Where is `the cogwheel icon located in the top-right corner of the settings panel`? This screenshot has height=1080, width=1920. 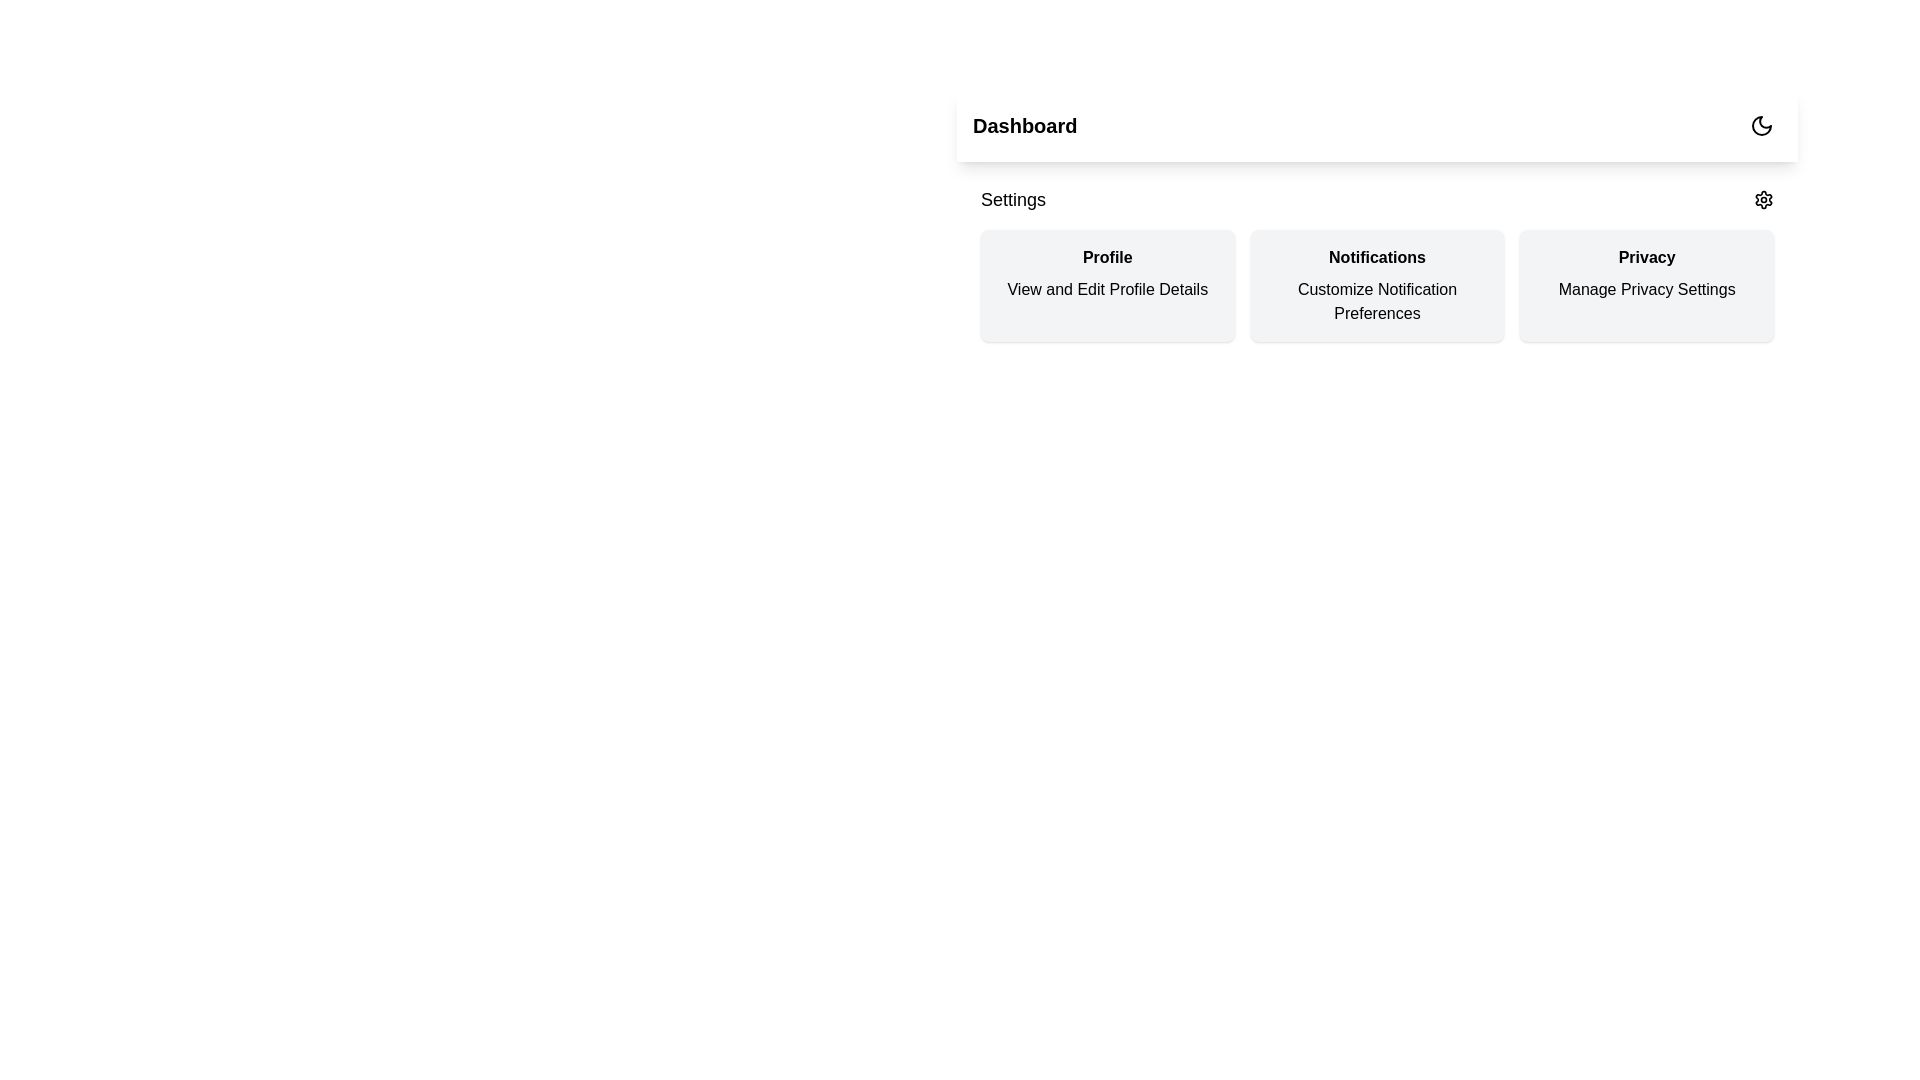
the cogwheel icon located in the top-right corner of the settings panel is located at coordinates (1763, 200).